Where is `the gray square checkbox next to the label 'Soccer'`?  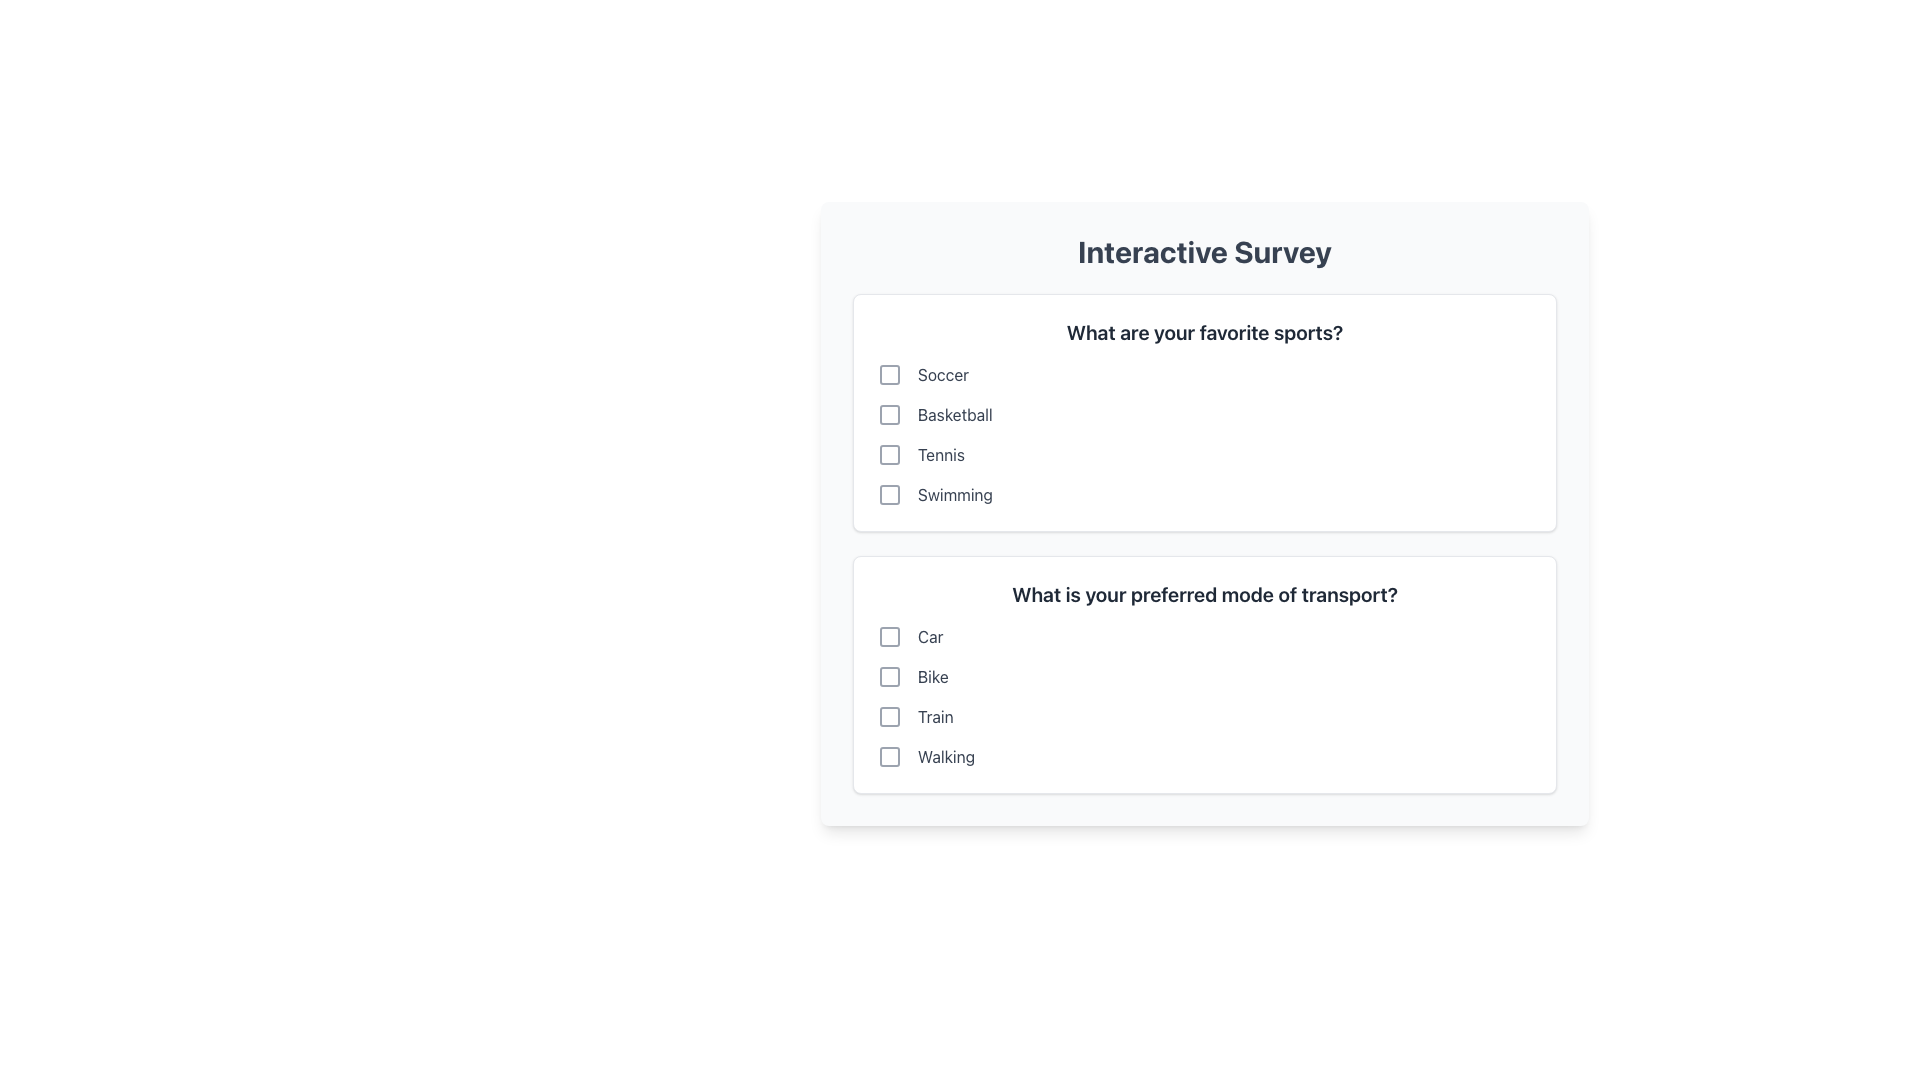
the gray square checkbox next to the label 'Soccer' is located at coordinates (888, 374).